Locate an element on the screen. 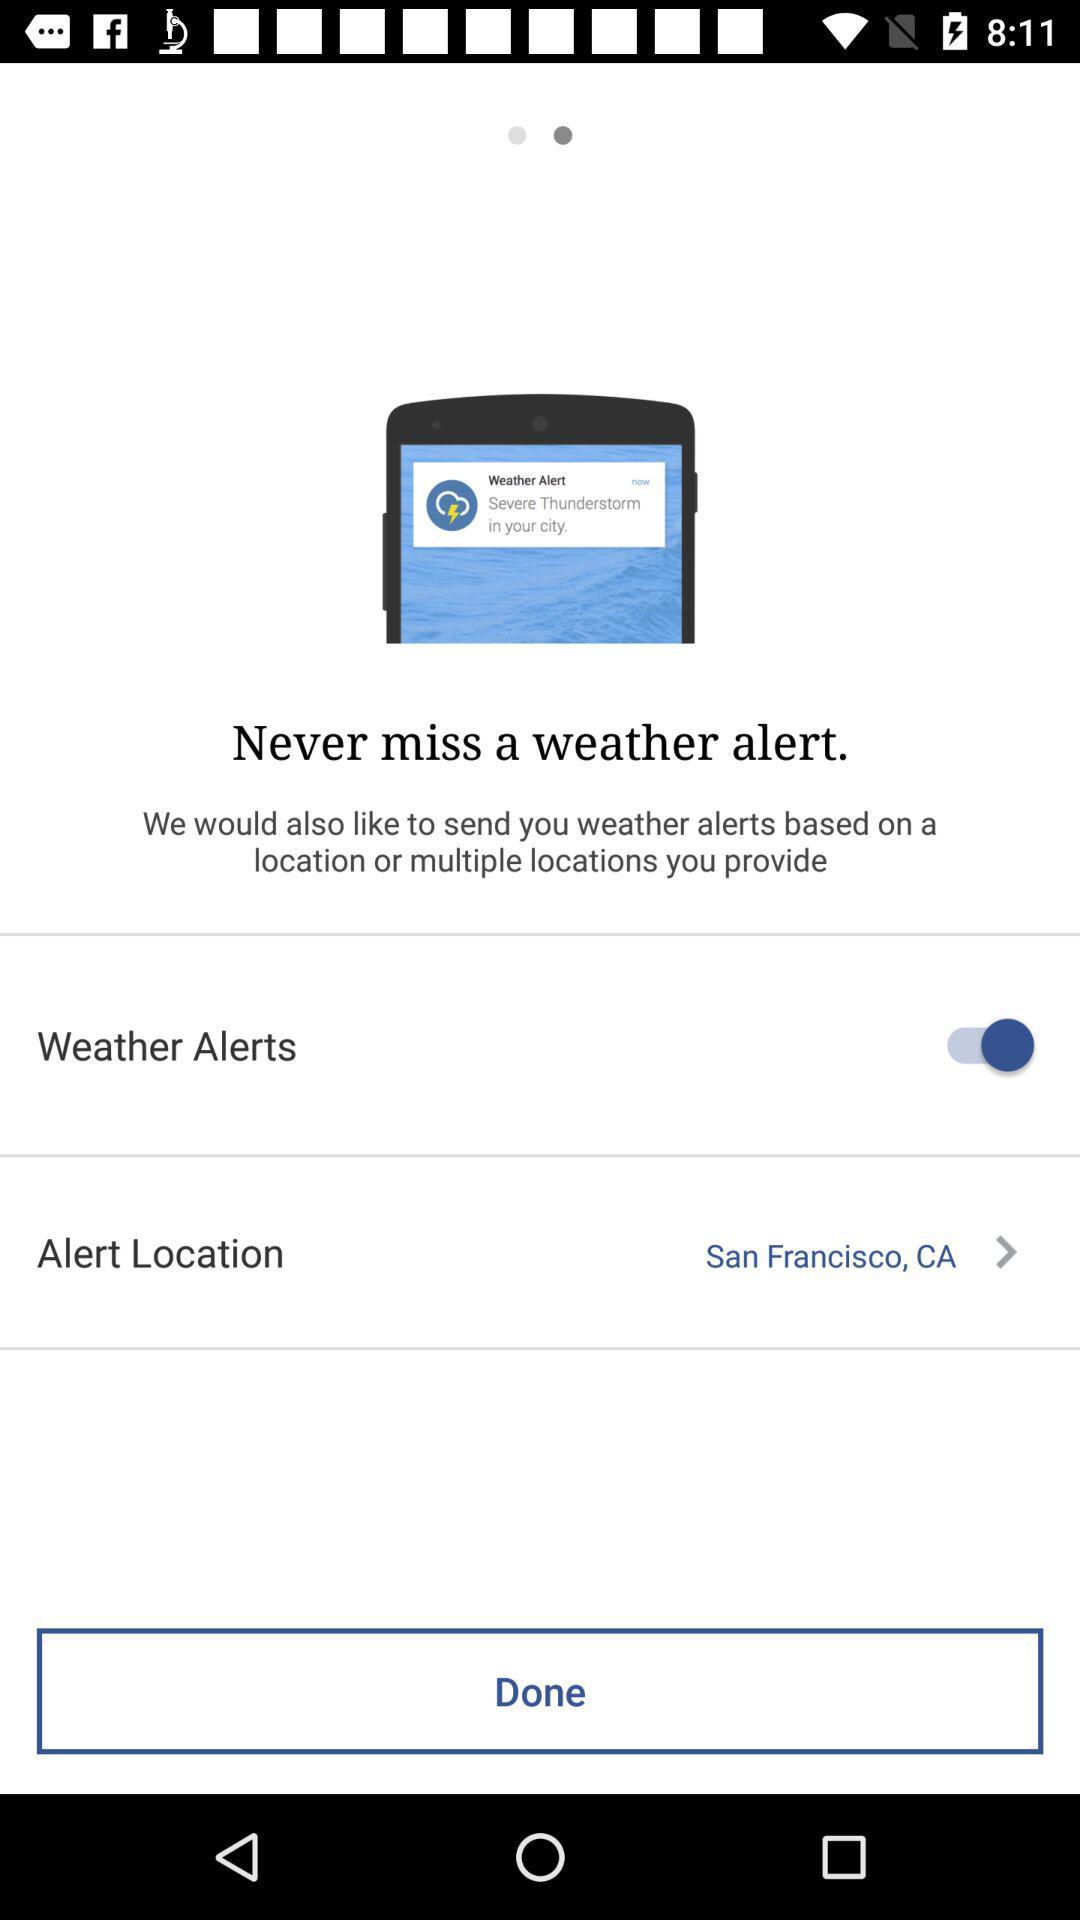 The width and height of the screenshot is (1080, 1920). san francisco, ca icon is located at coordinates (860, 1254).